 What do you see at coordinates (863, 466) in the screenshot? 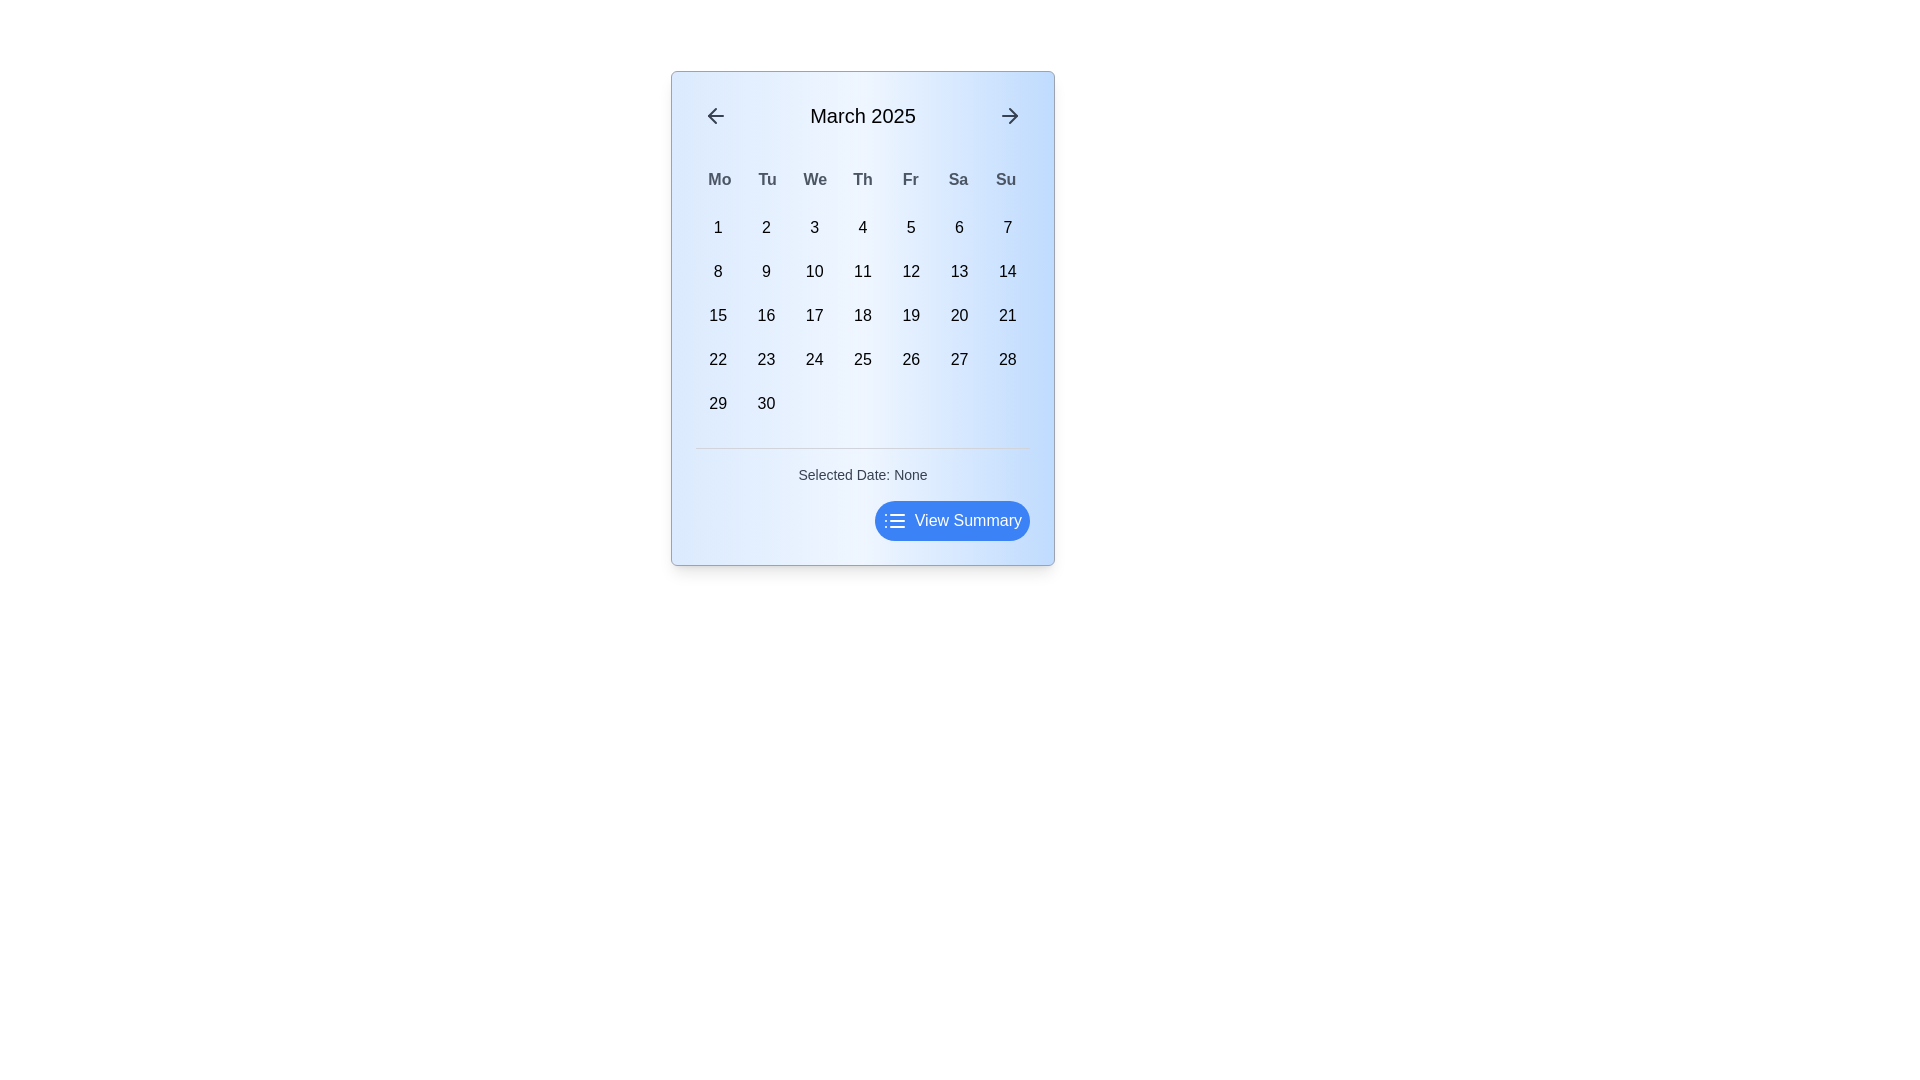
I see `the informational label that displays the currently selected date in the calendar, located beneath the calendar grid and above the 'View Summary' button` at bounding box center [863, 466].